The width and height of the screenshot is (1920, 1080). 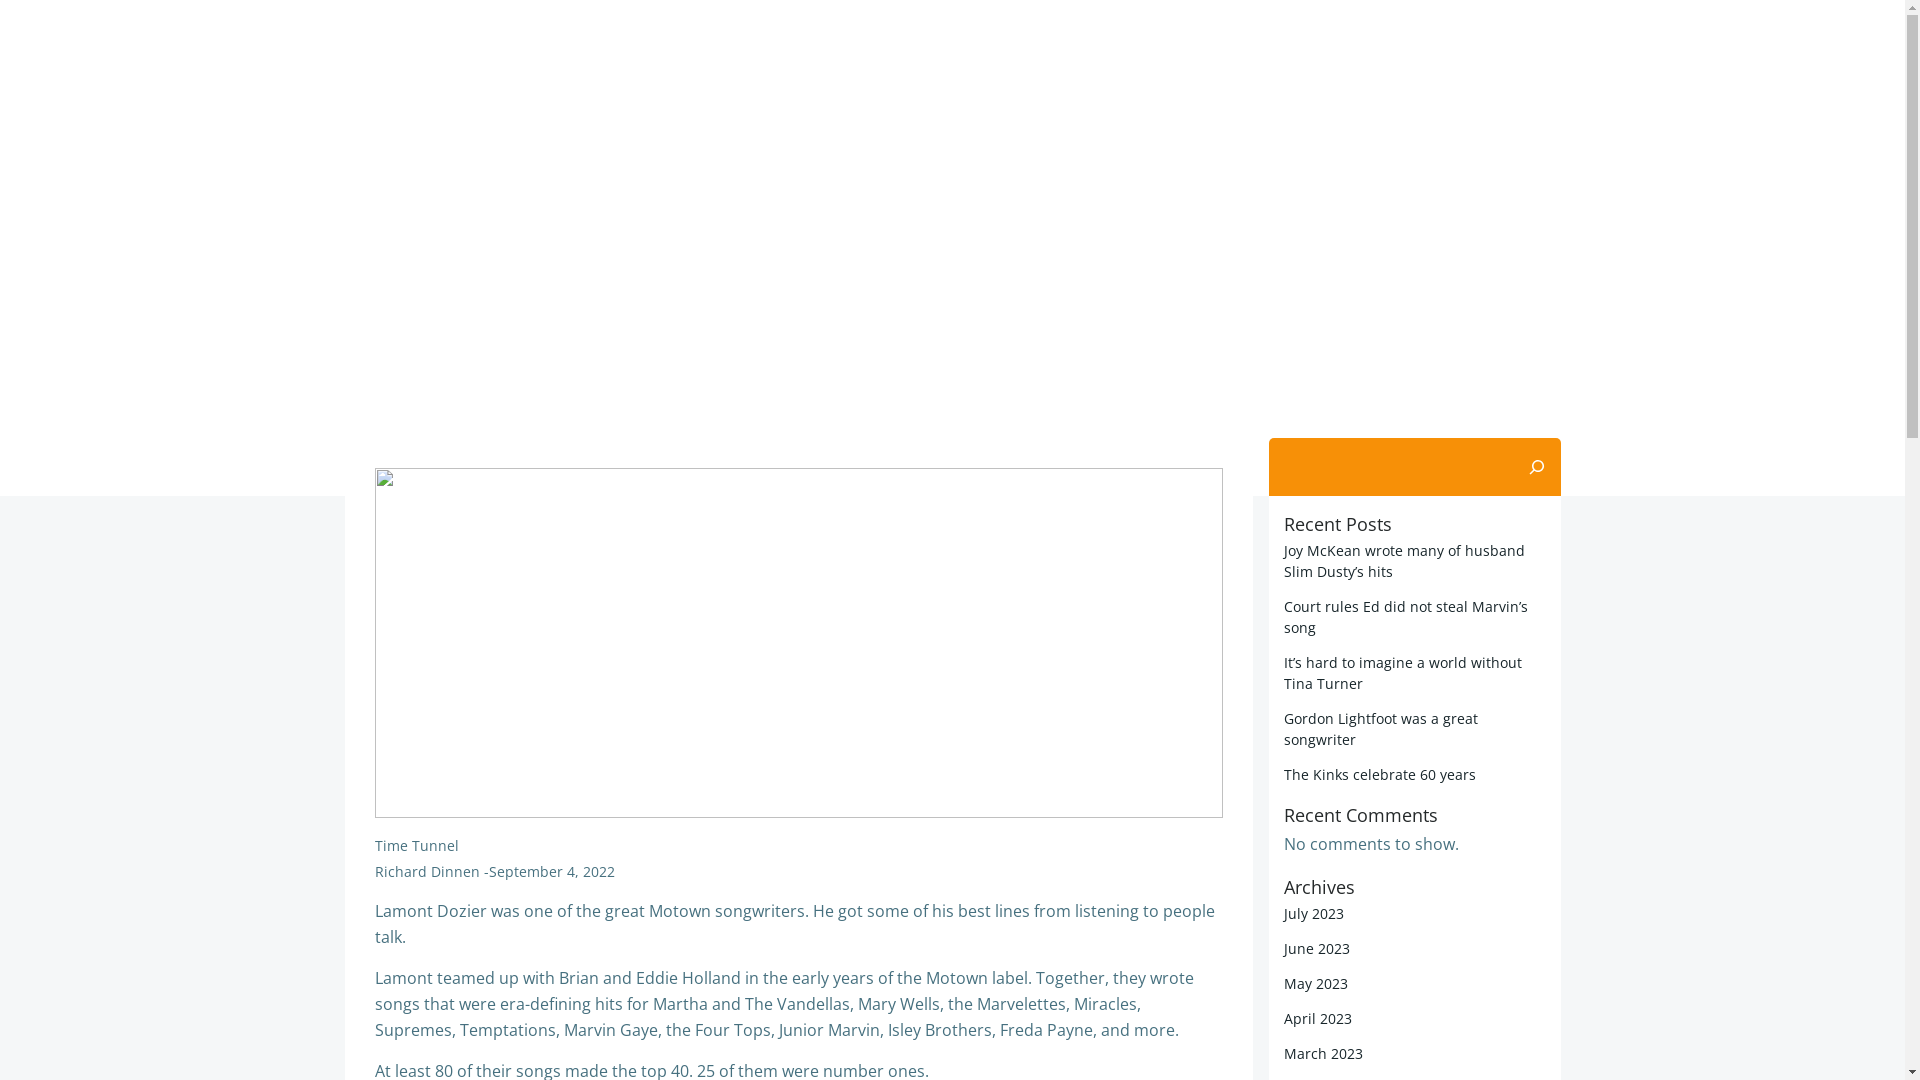 I want to click on 'June 2023', so click(x=1316, y=947).